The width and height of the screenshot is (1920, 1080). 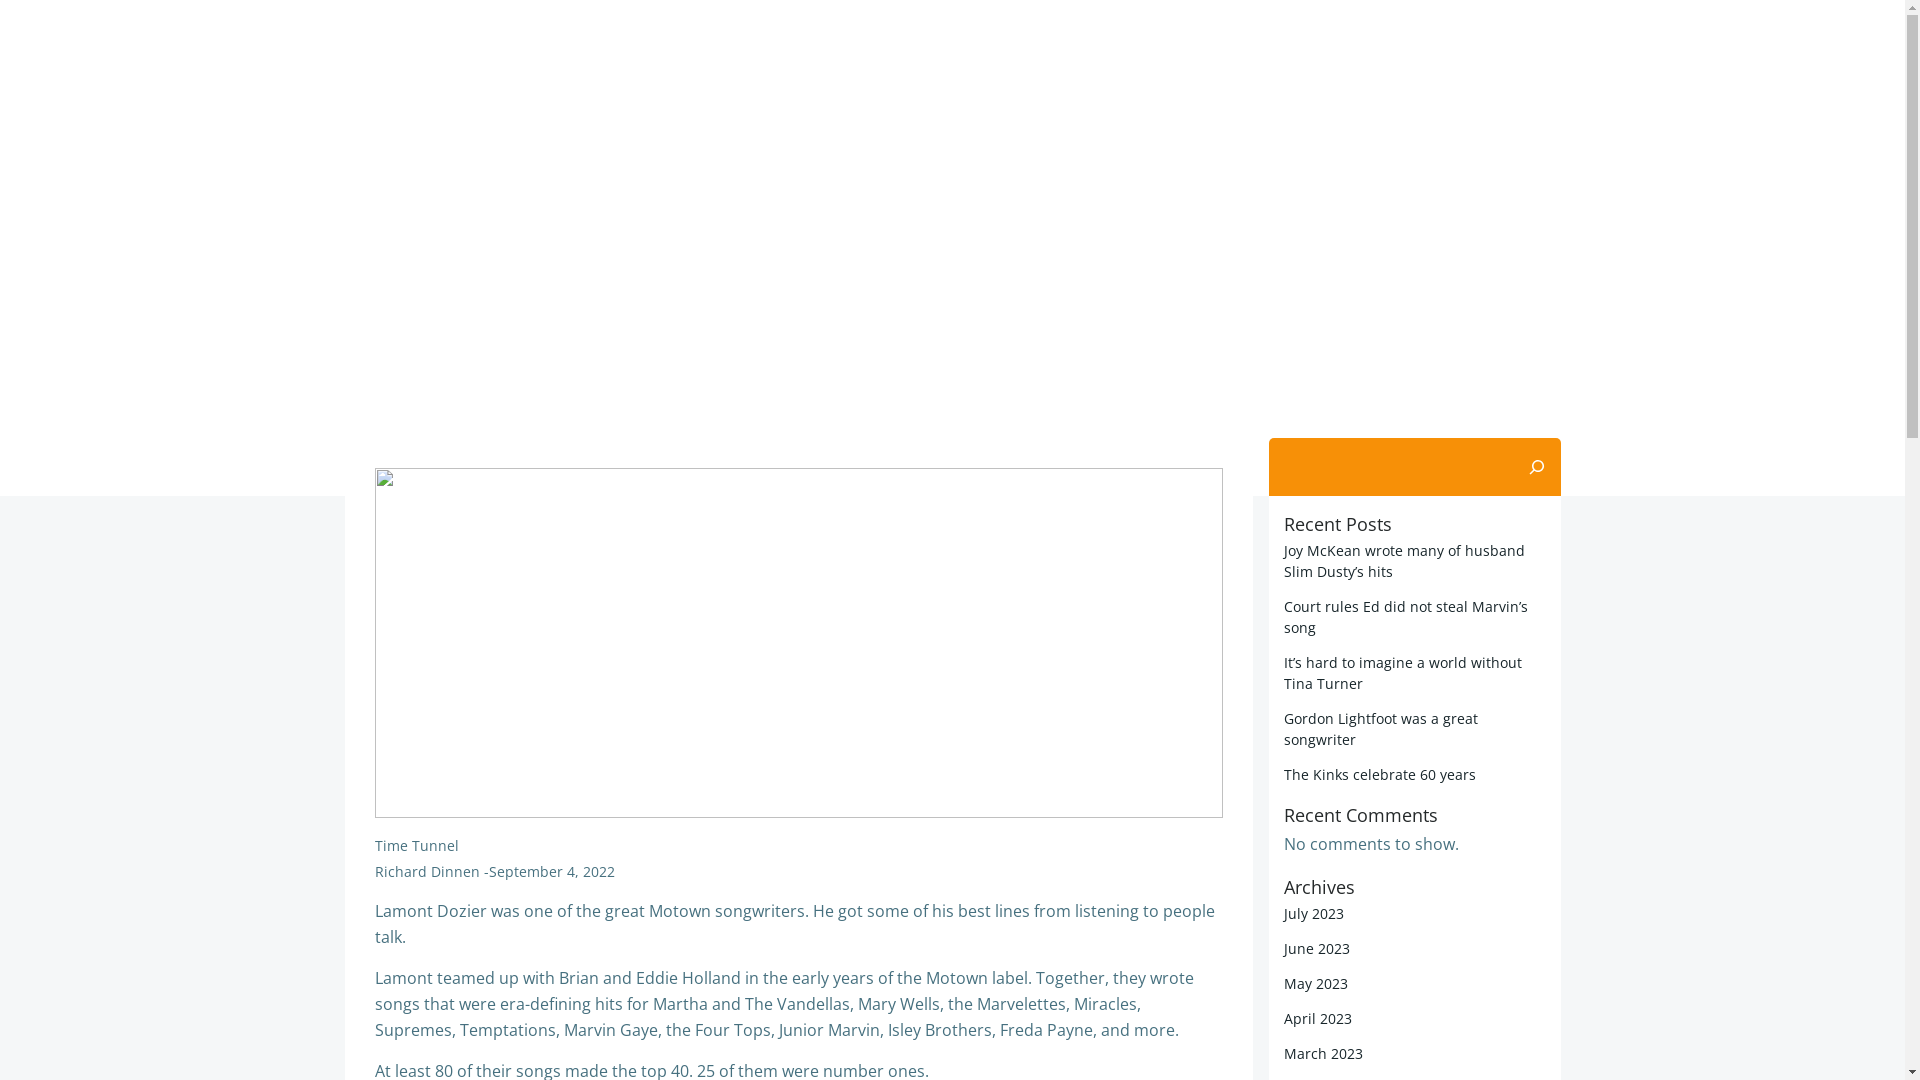 I want to click on 'June 2023', so click(x=1316, y=947).